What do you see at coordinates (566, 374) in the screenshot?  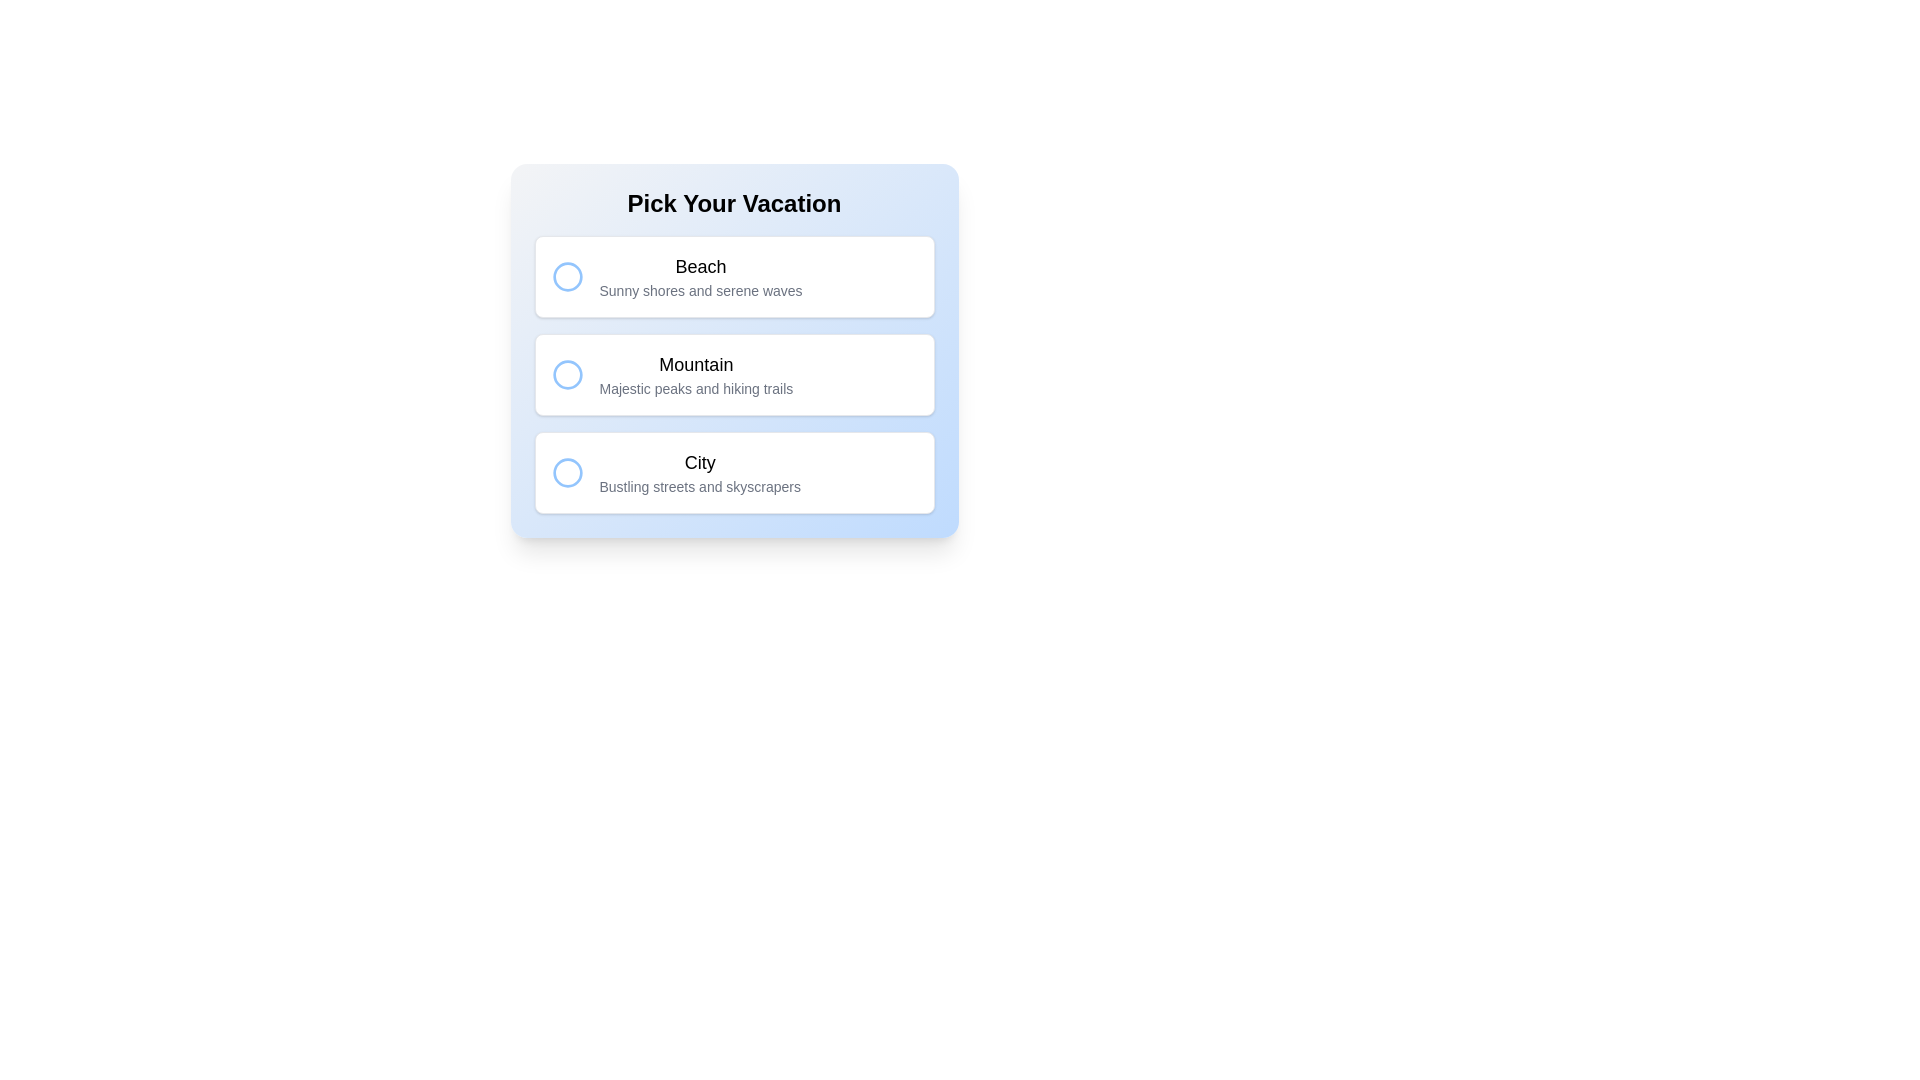 I see `the radio button` at bounding box center [566, 374].